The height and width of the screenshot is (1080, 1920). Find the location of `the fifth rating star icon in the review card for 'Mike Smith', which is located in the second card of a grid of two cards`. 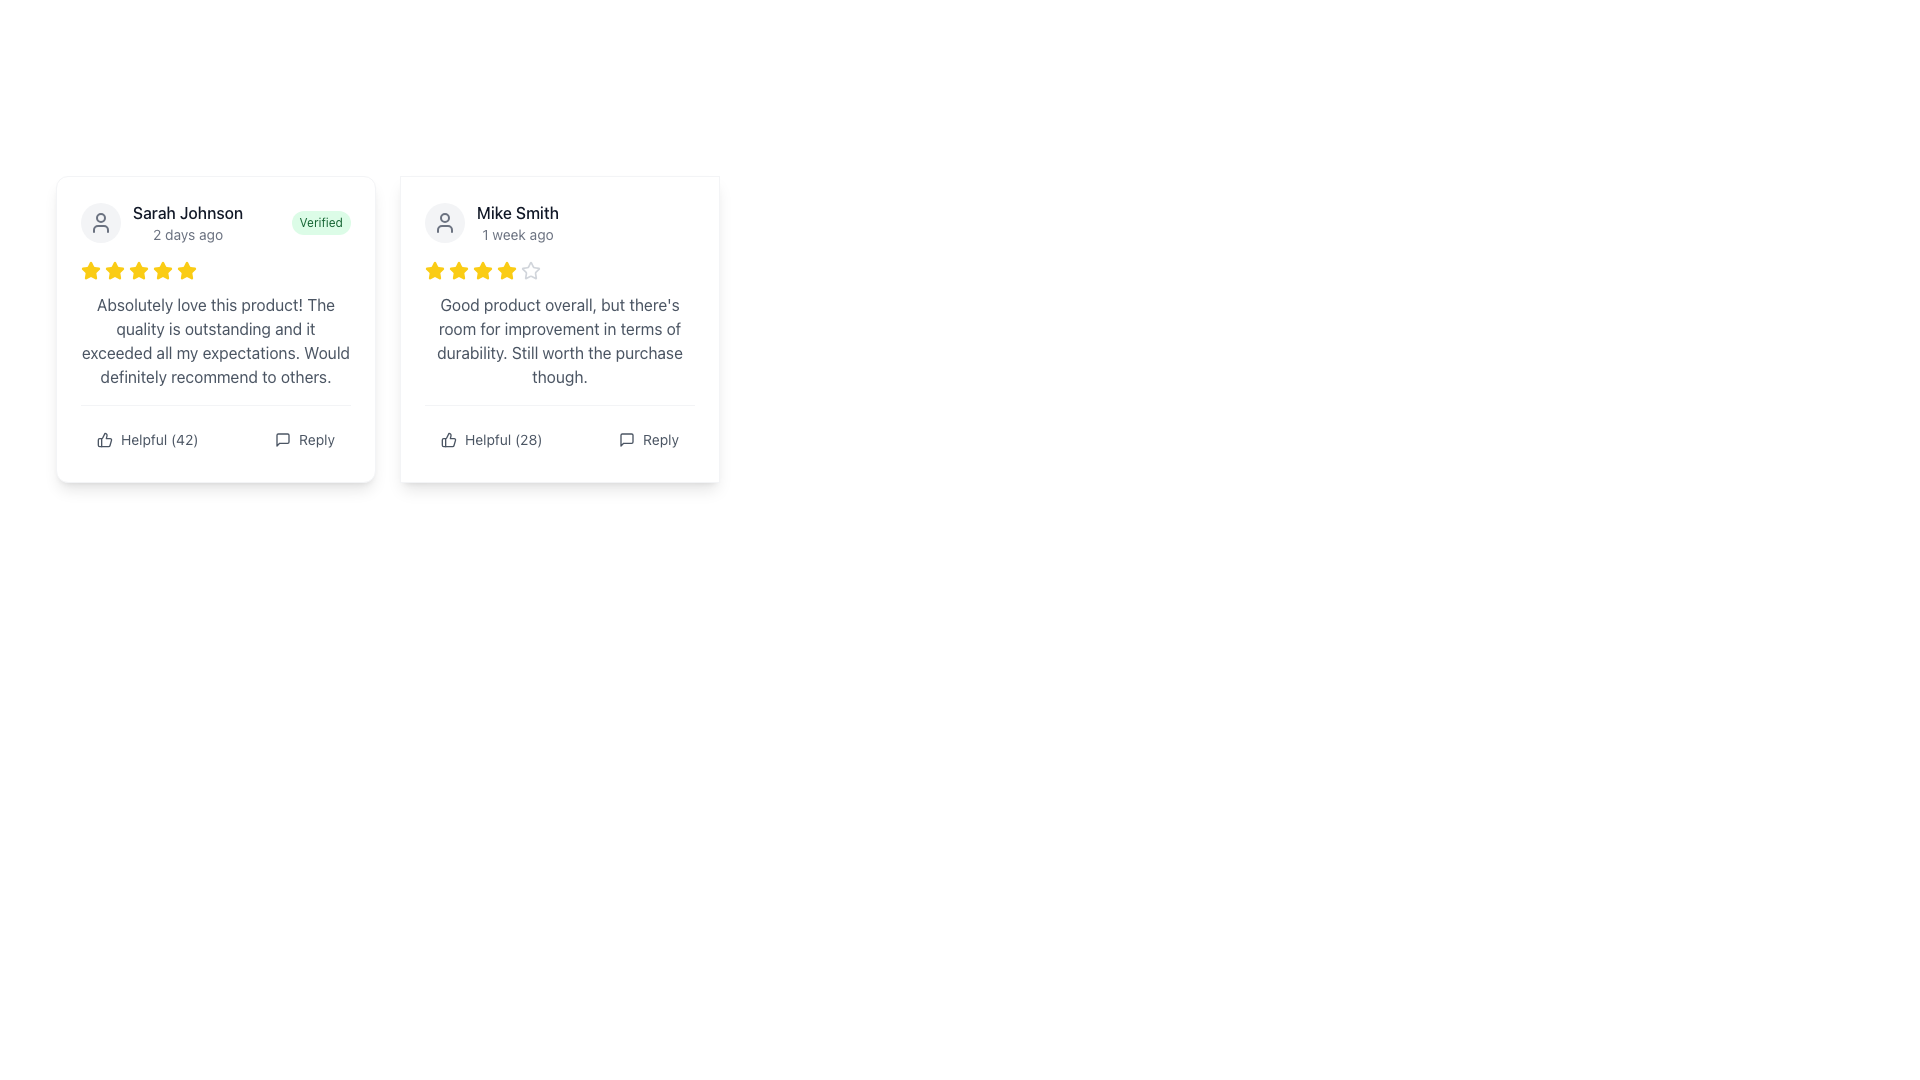

the fifth rating star icon in the review card for 'Mike Smith', which is located in the second card of a grid of two cards is located at coordinates (483, 270).